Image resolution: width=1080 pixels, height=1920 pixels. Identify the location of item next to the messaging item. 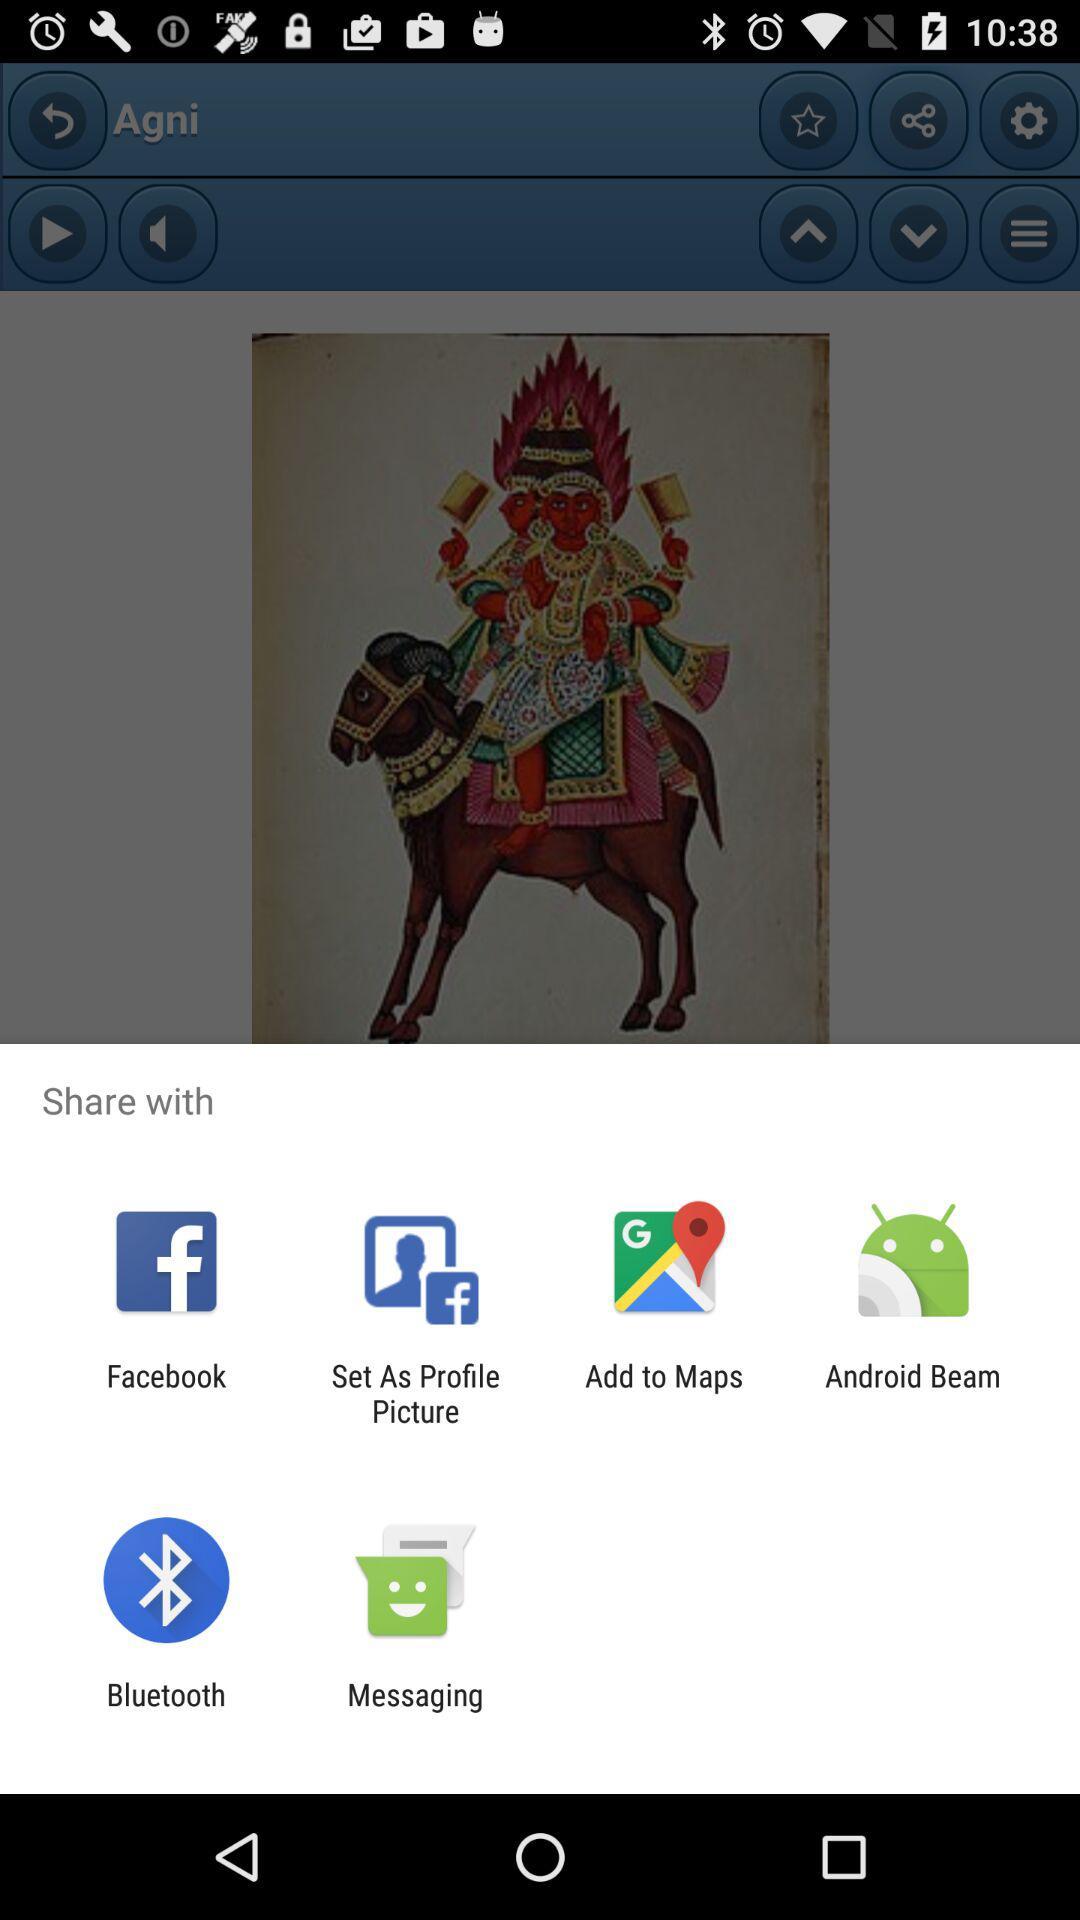
(165, 1711).